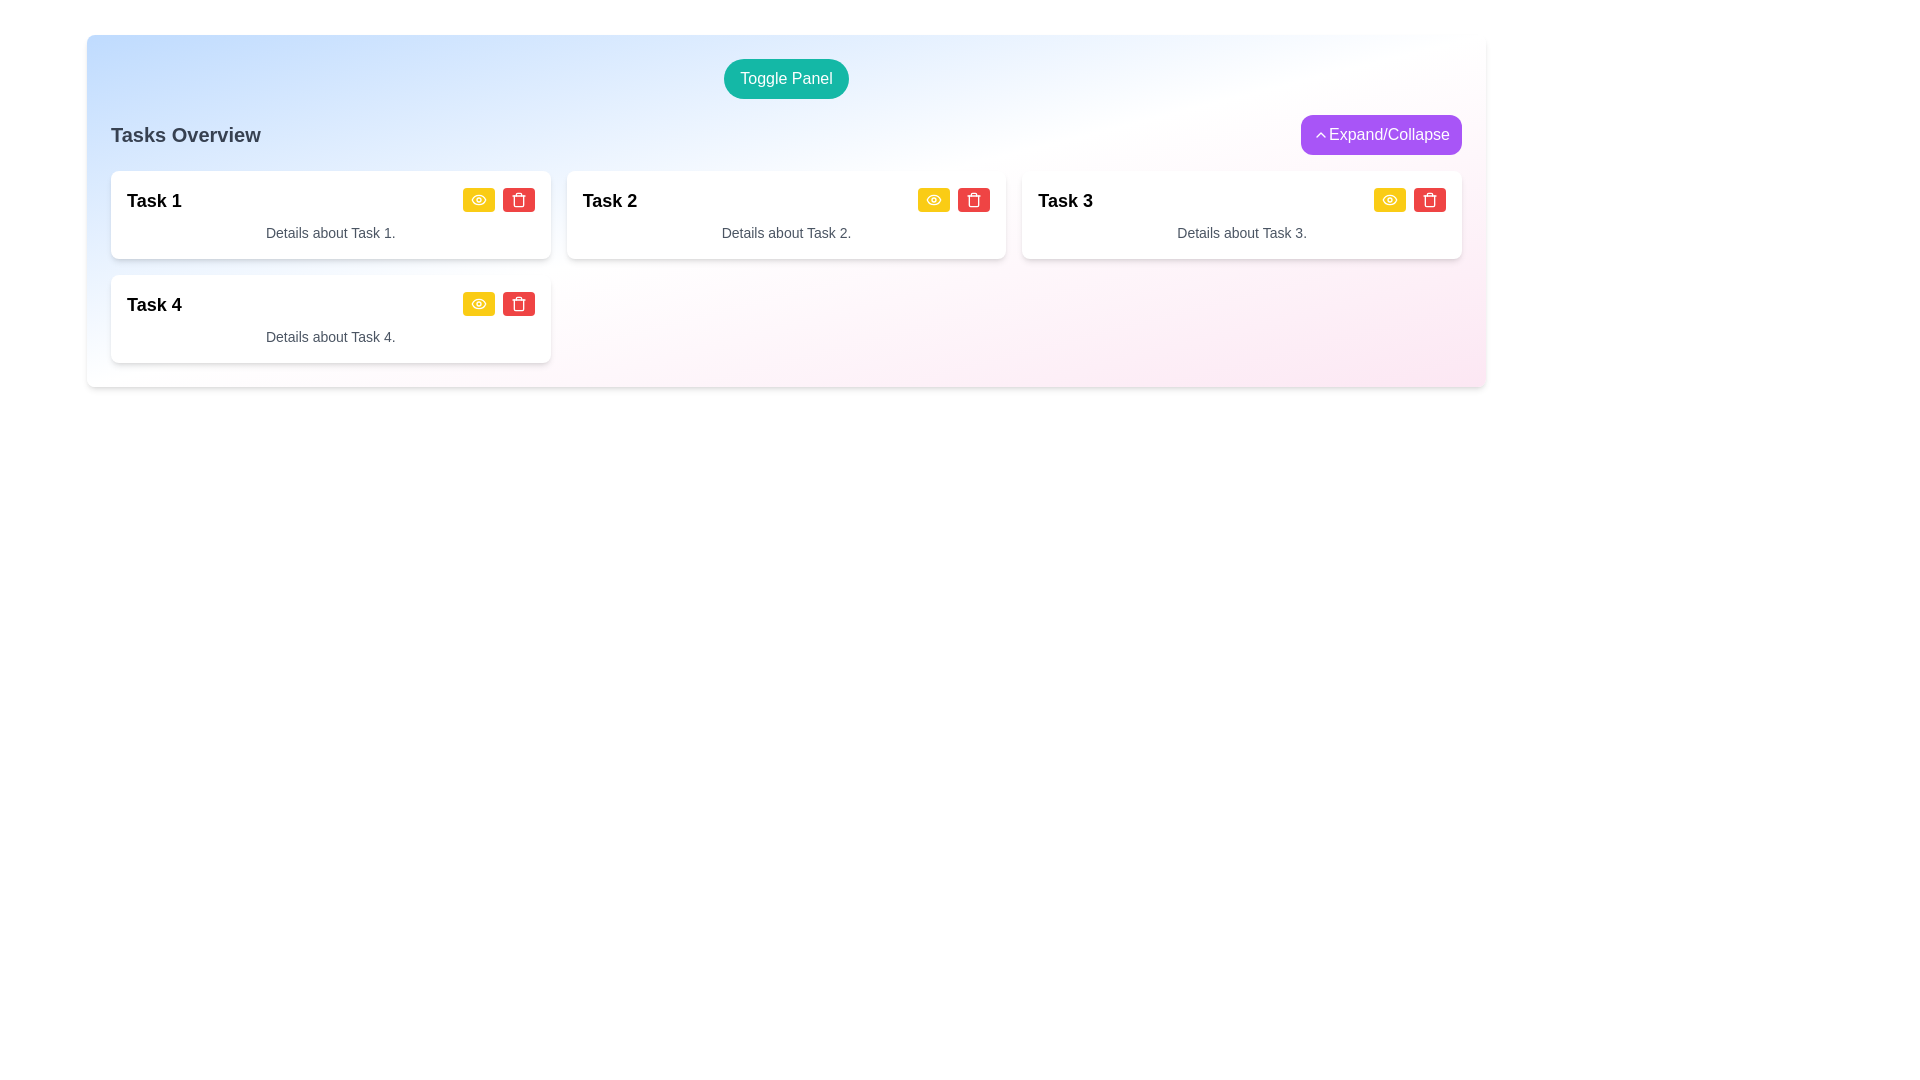  I want to click on the yellow button with an eye icon, which is the left-most button in the control section for 'Task 2', so click(933, 199).